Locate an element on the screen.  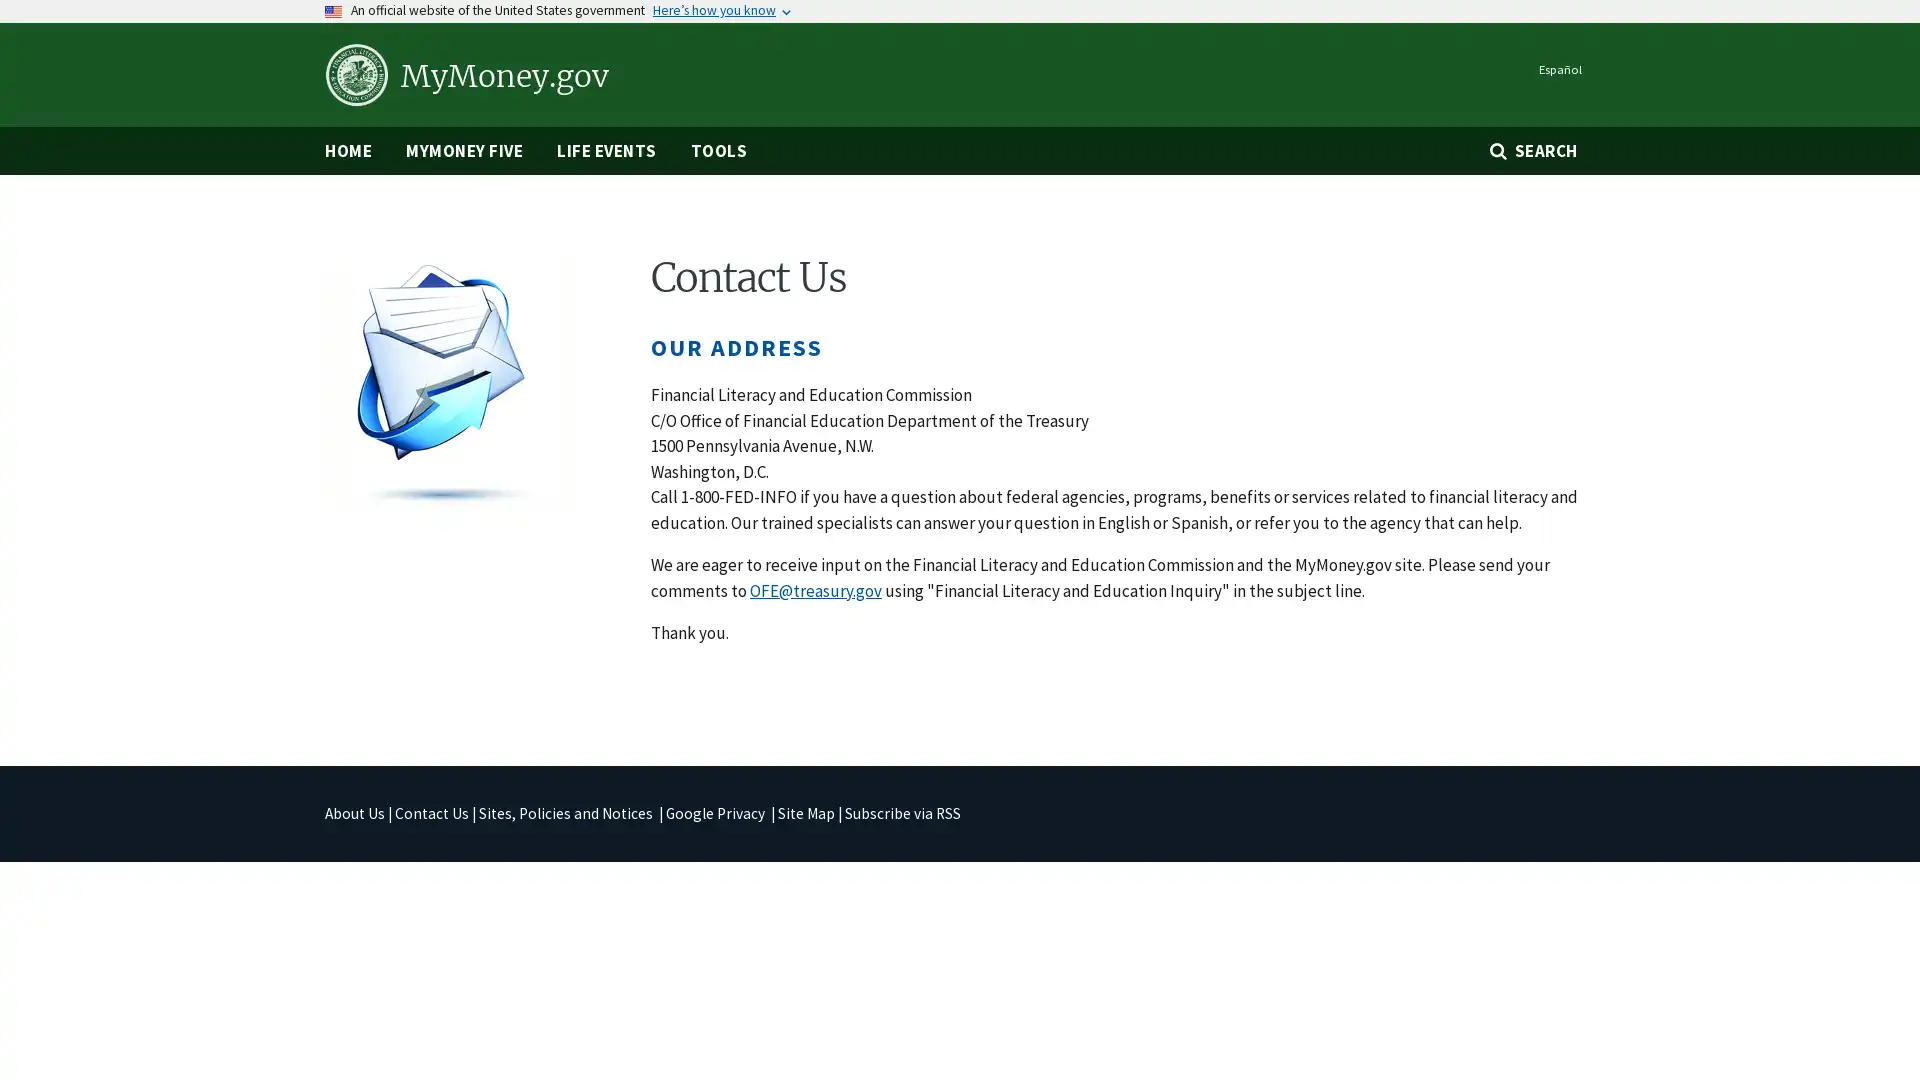
SEARCH is located at coordinates (1535, 149).